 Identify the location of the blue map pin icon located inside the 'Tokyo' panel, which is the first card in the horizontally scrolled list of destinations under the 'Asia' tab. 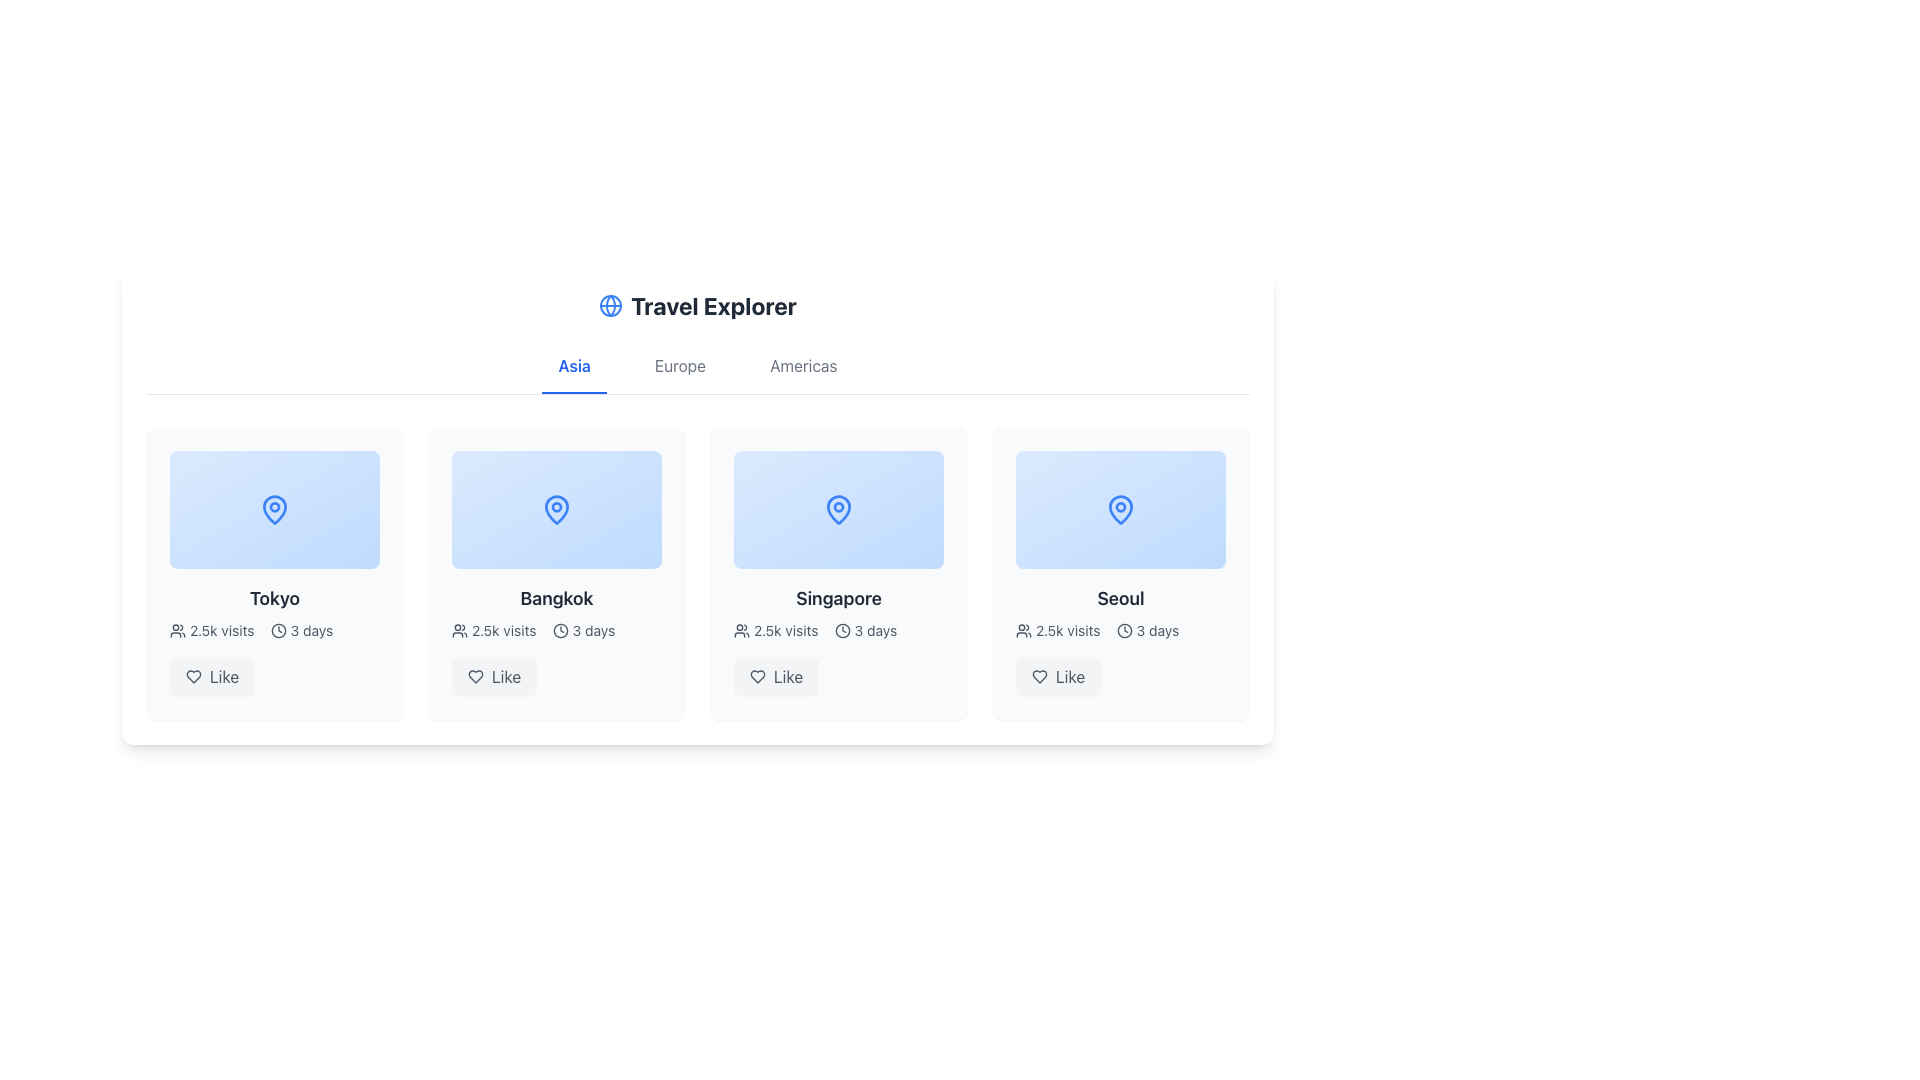
(273, 508).